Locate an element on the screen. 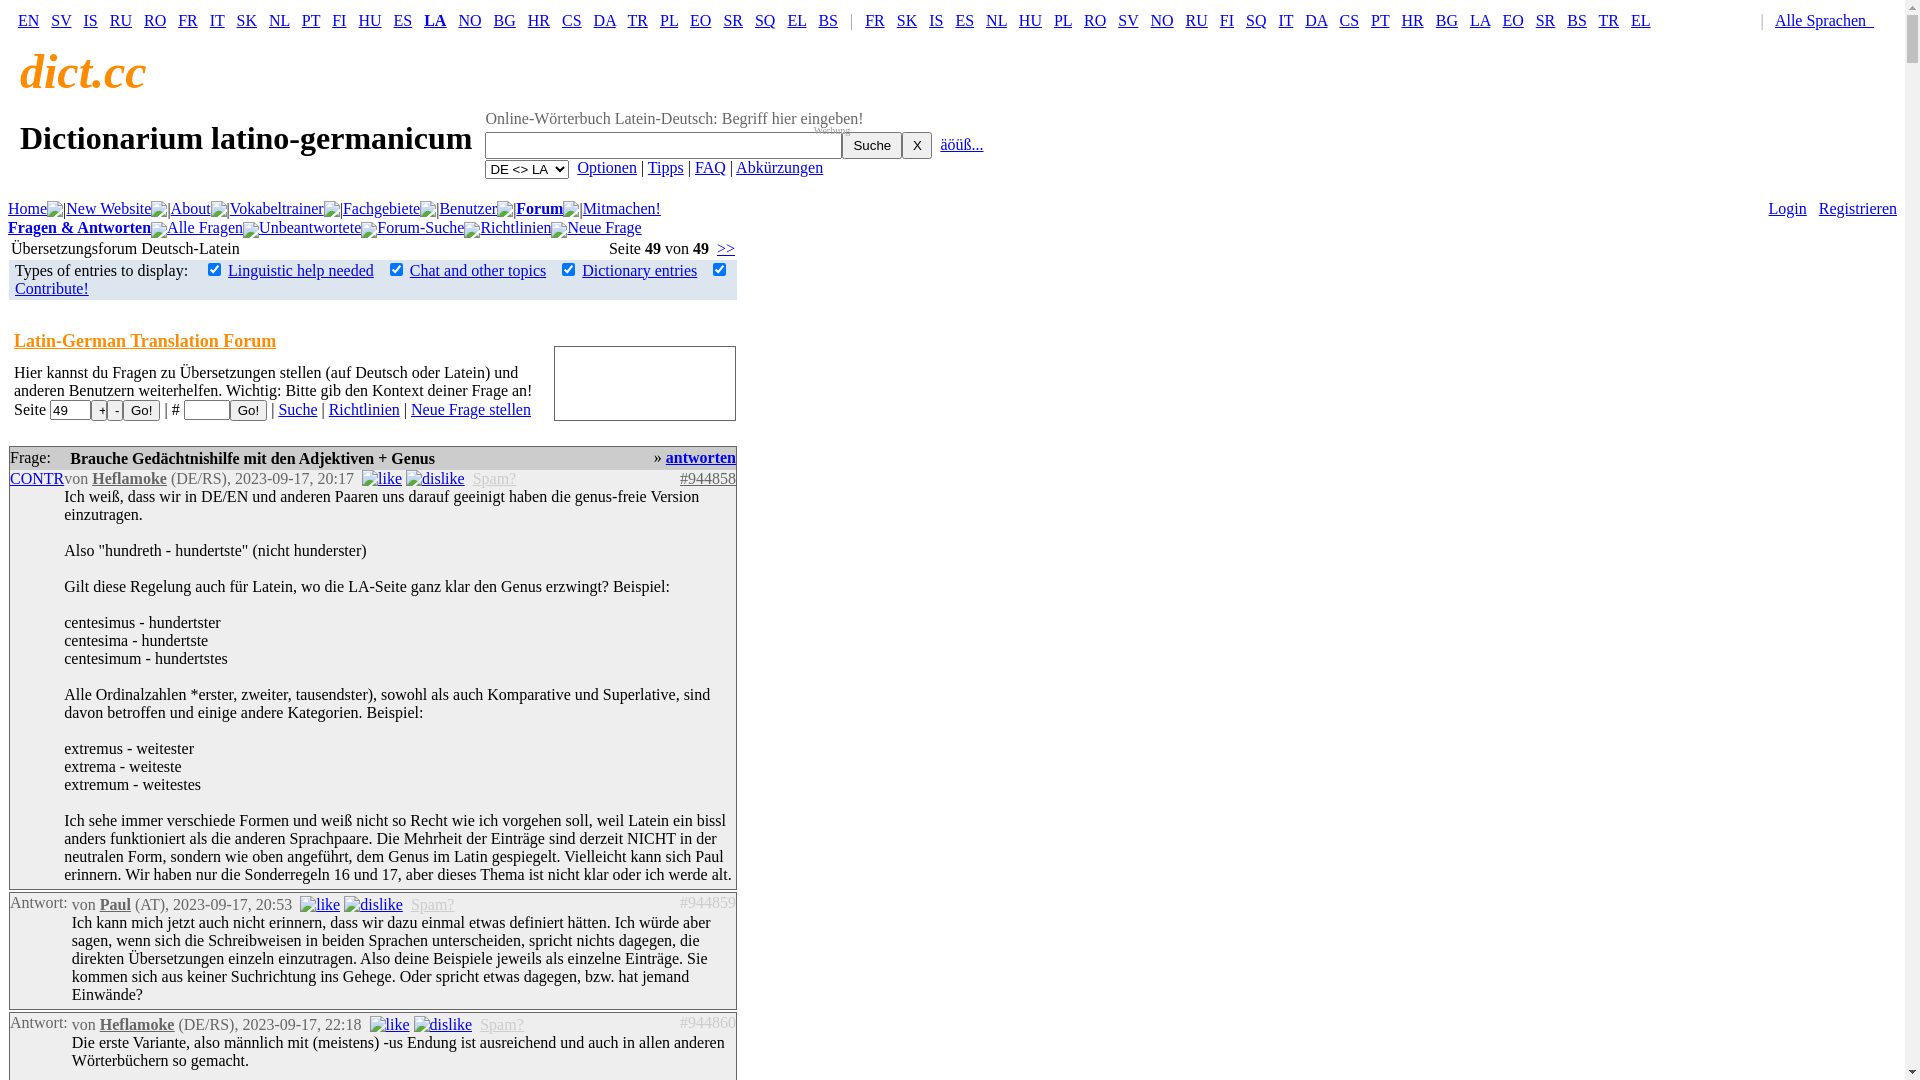 The image size is (1920, 1080). 'Fragen & Antworten' is located at coordinates (79, 226).